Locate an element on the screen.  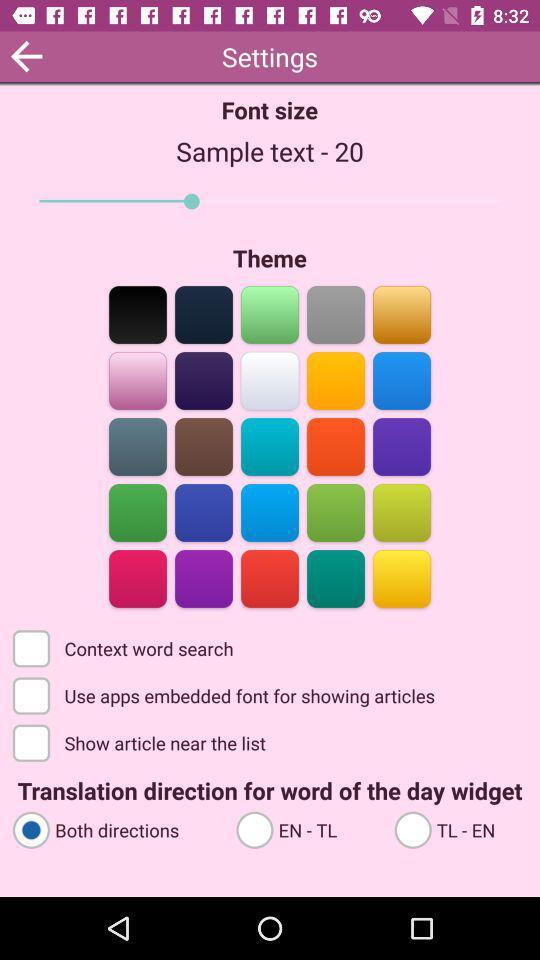
choose this color is located at coordinates (270, 577).